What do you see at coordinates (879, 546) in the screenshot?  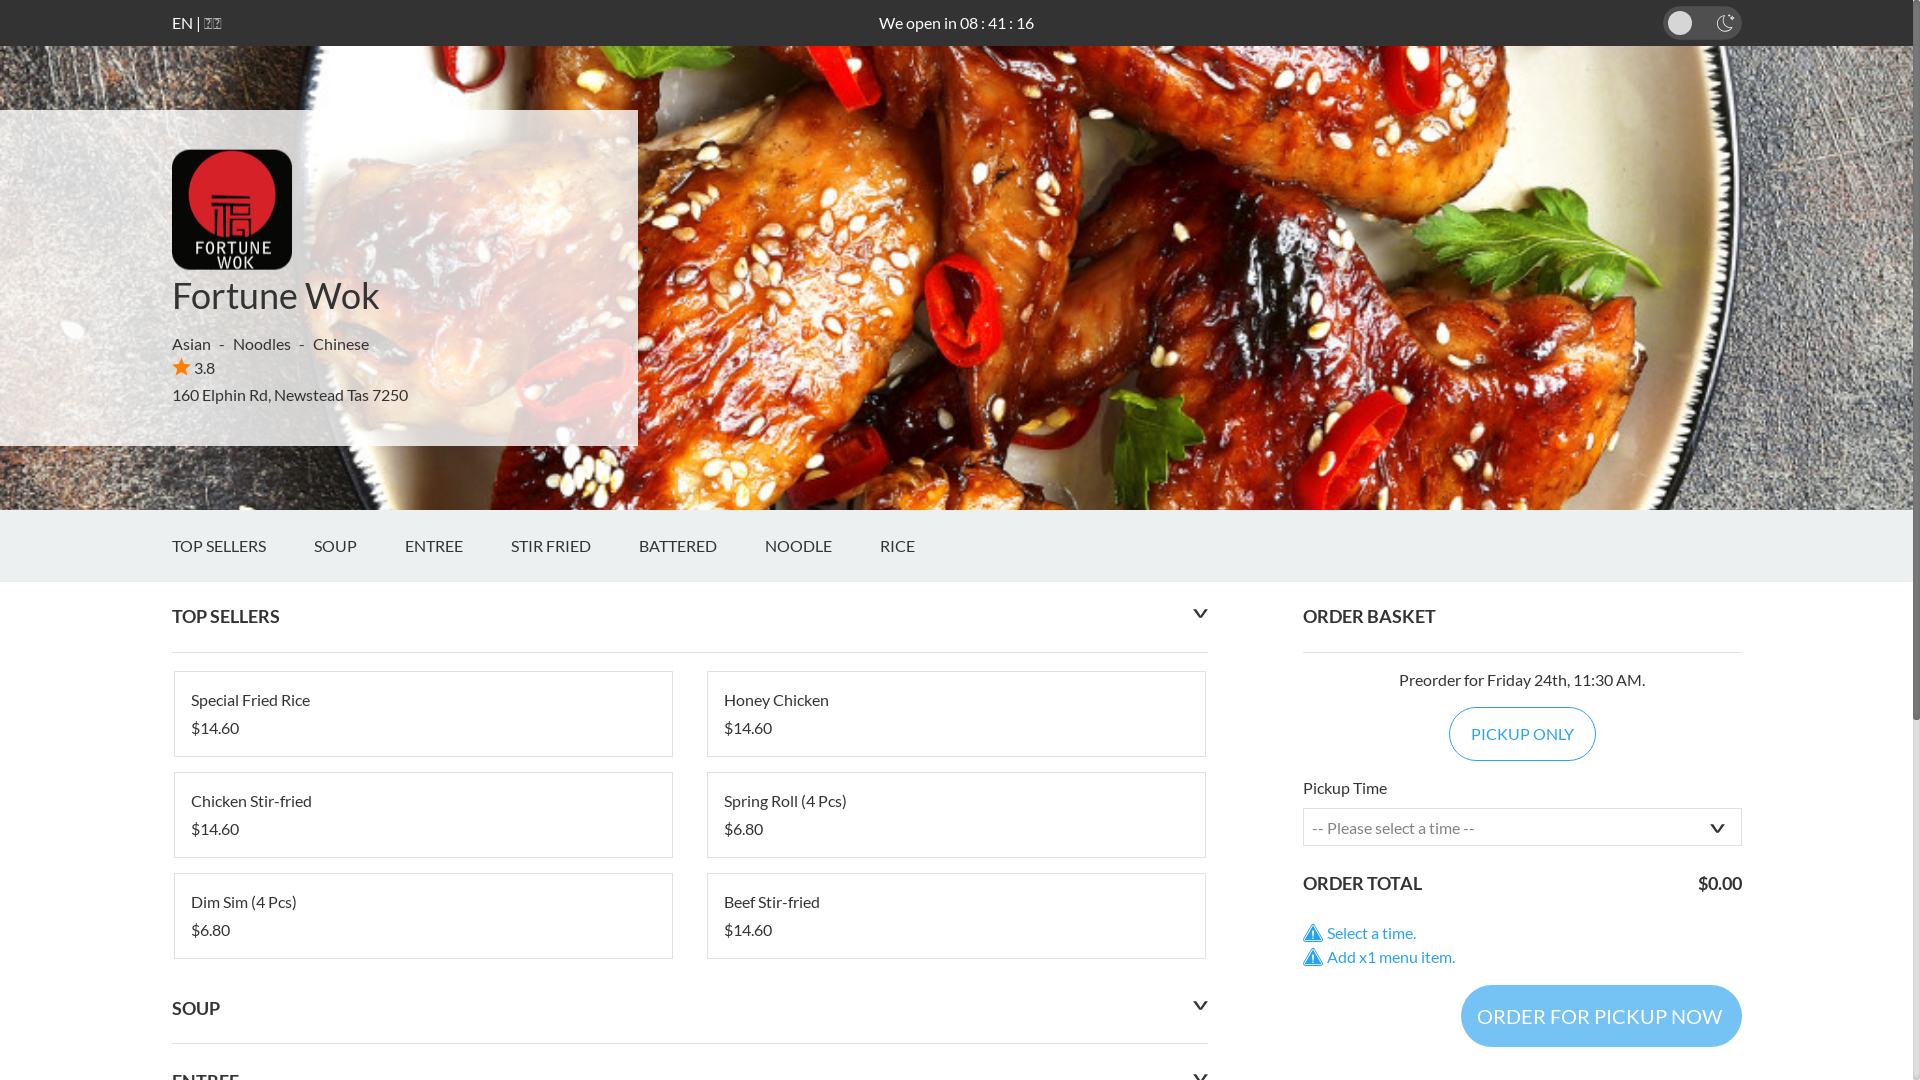 I see `'RICE'` at bounding box center [879, 546].